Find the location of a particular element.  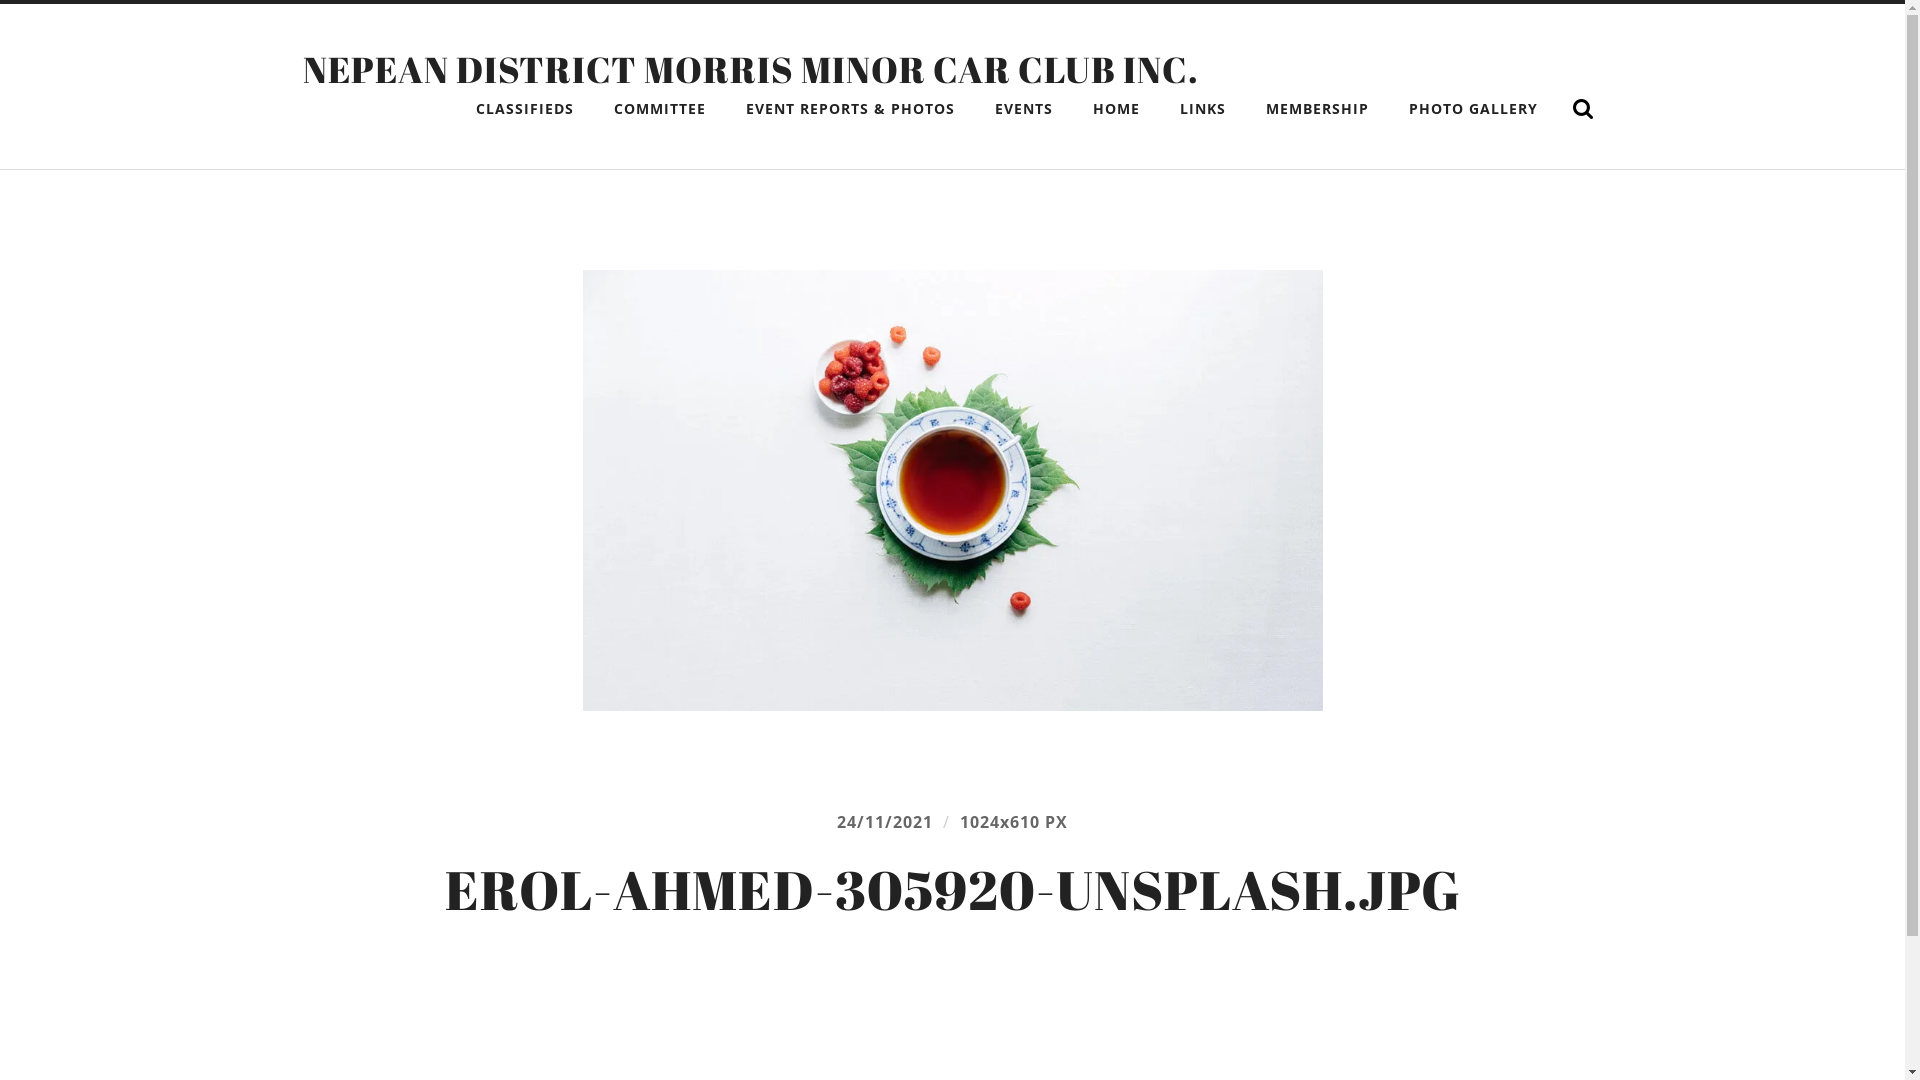

'CLASSIFIEDS' is located at coordinates (523, 108).